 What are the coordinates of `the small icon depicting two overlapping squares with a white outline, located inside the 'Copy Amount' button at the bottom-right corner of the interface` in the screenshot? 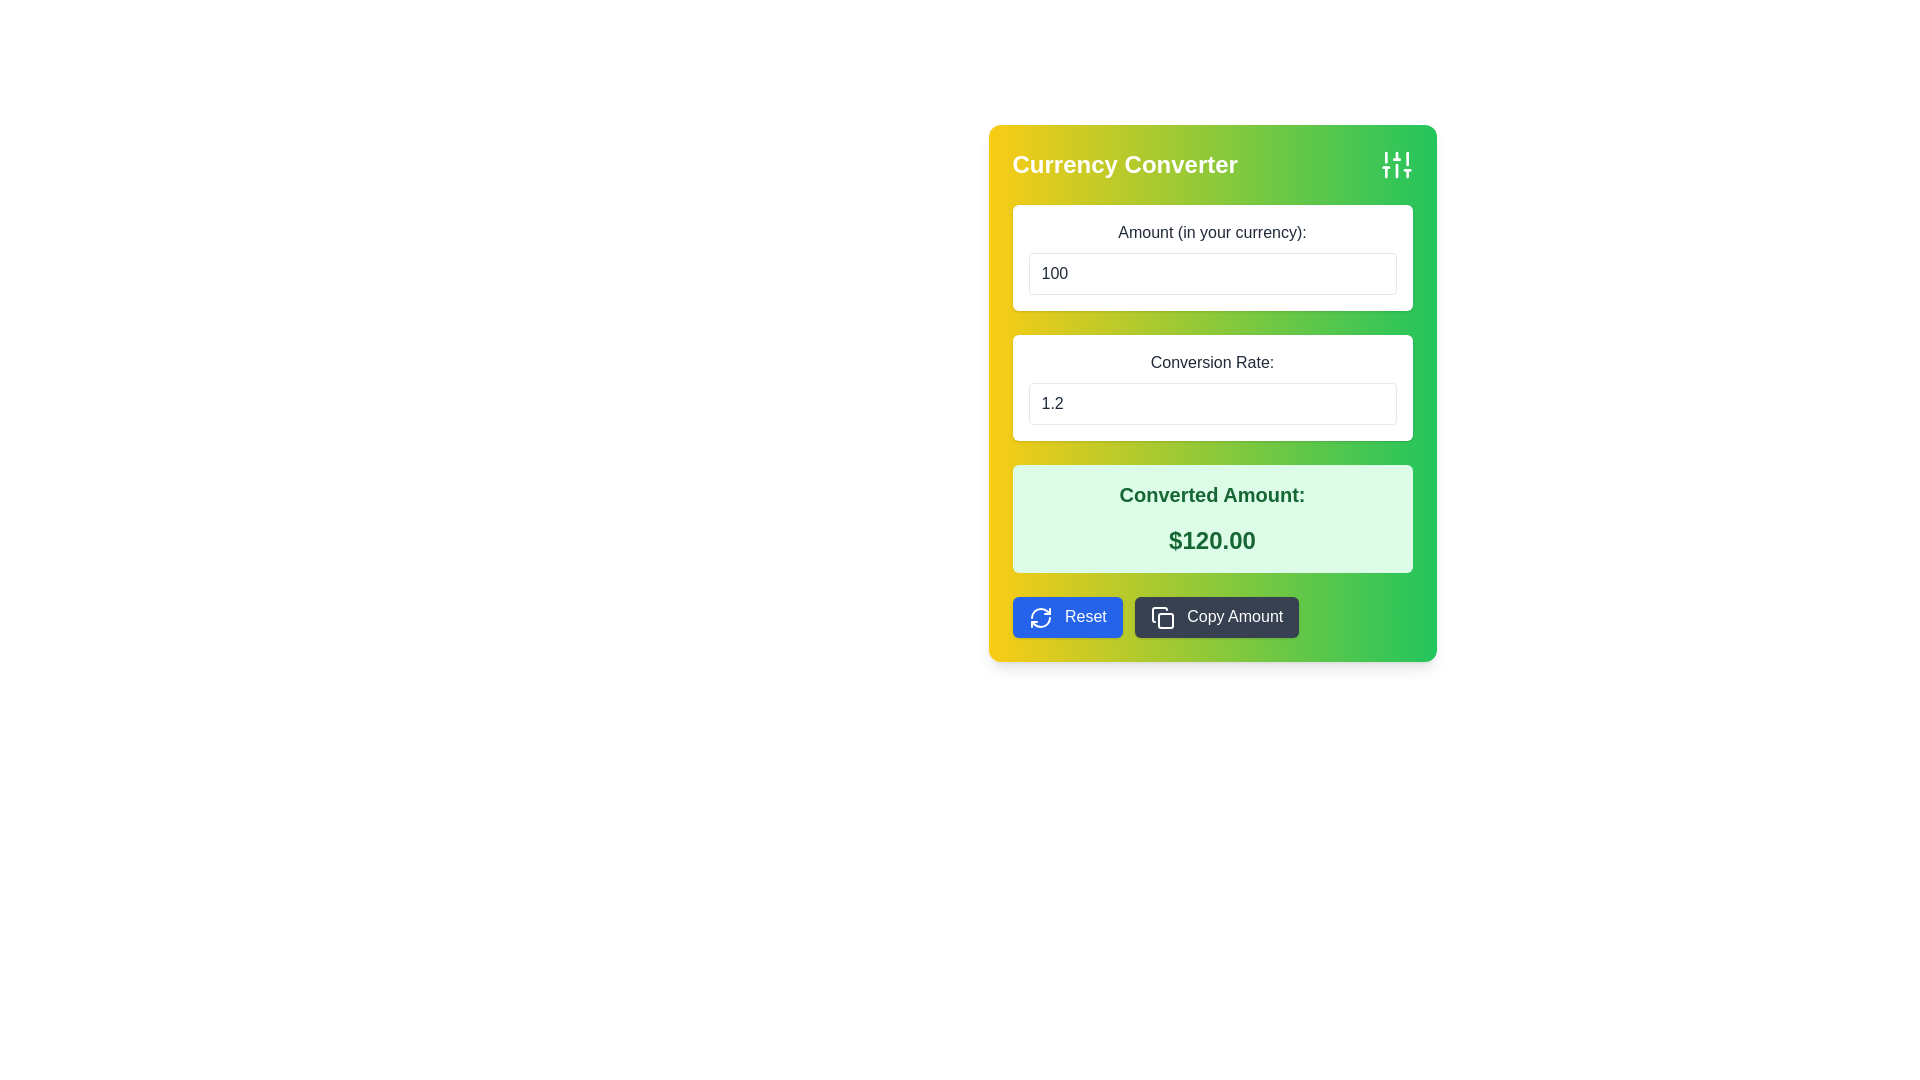 It's located at (1162, 616).